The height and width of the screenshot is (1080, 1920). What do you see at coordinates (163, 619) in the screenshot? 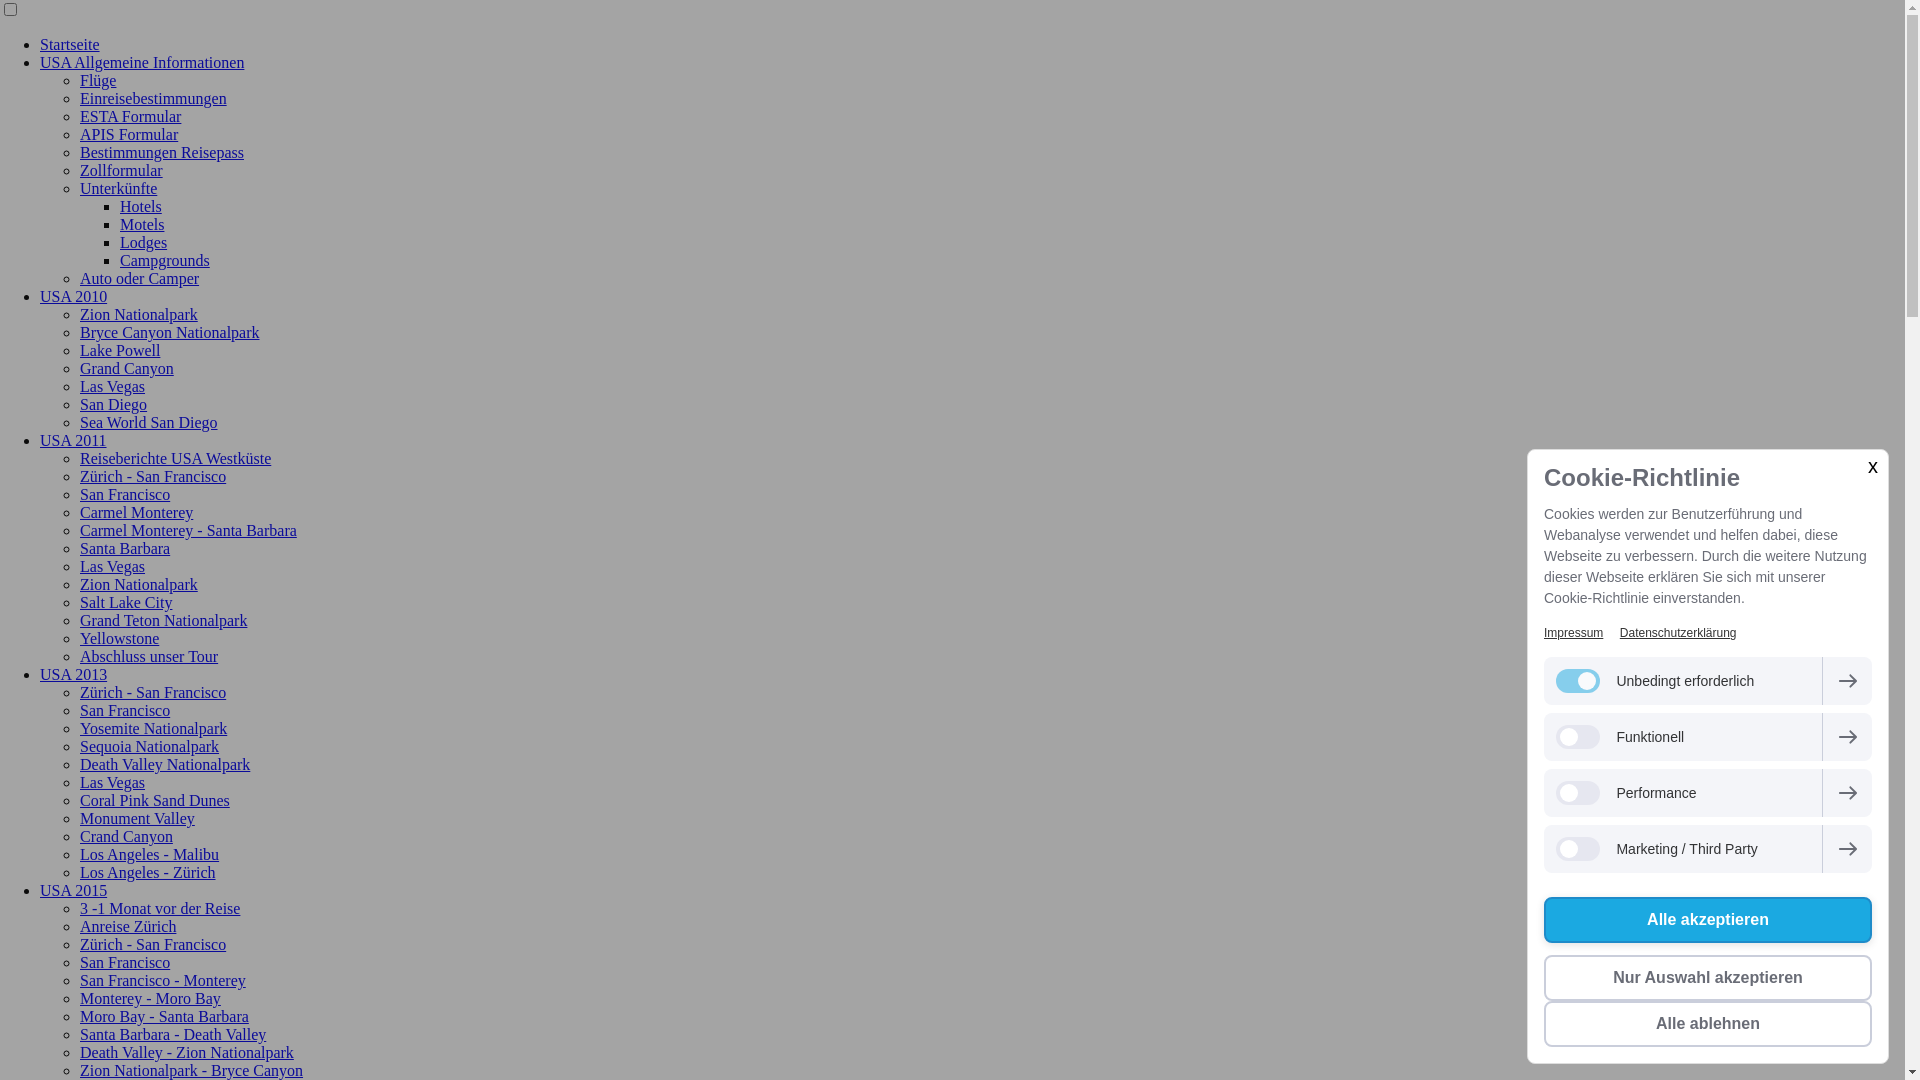
I see `'Grand Teton Nationalpark'` at bounding box center [163, 619].